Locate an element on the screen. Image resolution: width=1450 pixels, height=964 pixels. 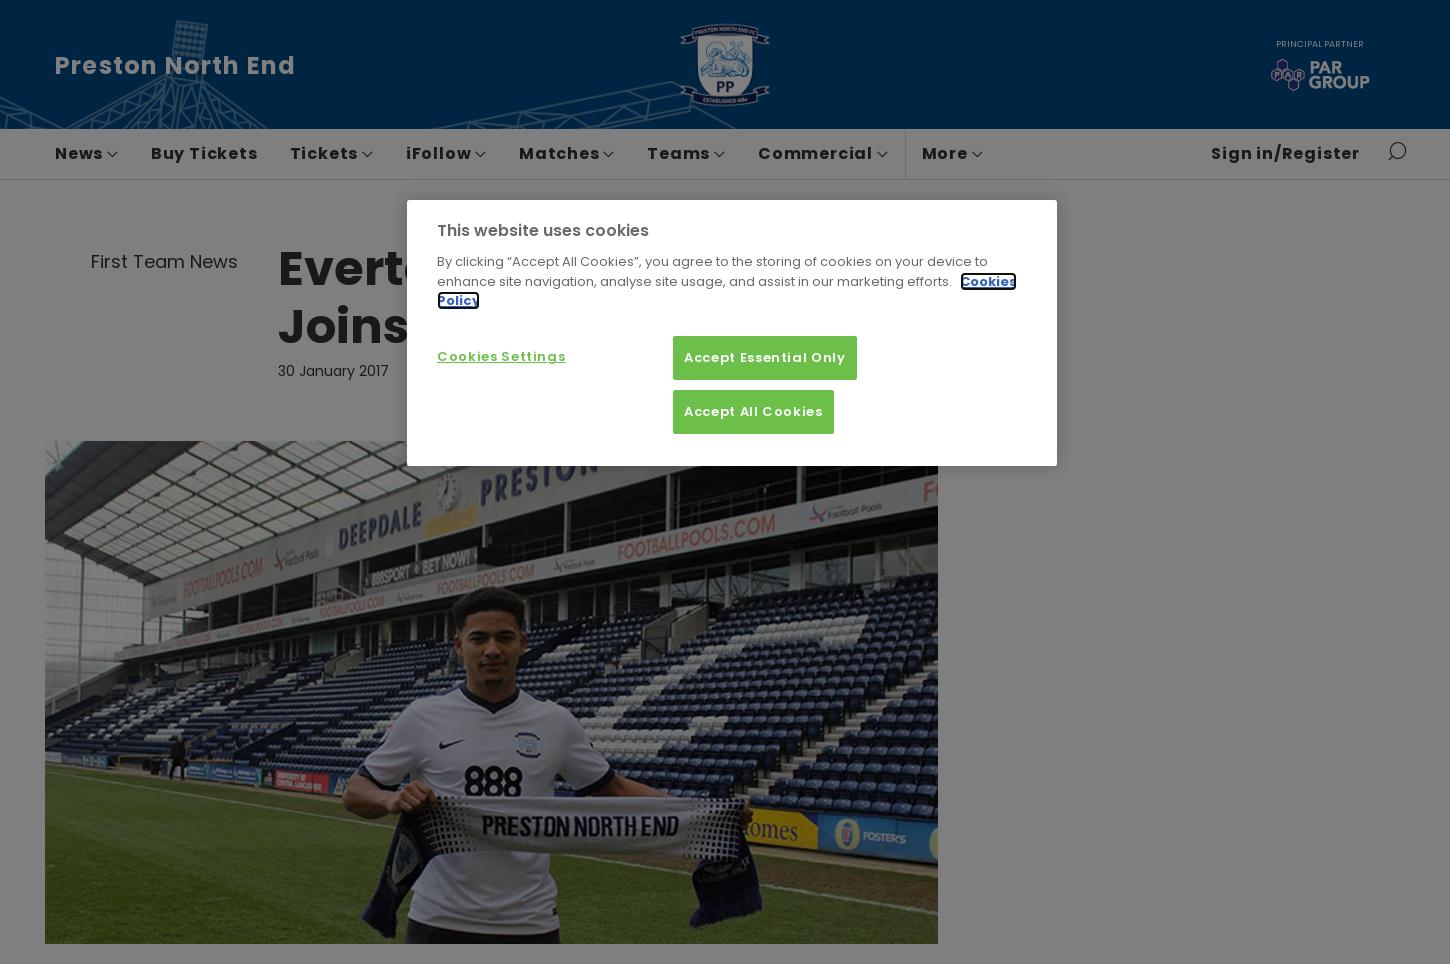
'30 January 2017' is located at coordinates (333, 369).